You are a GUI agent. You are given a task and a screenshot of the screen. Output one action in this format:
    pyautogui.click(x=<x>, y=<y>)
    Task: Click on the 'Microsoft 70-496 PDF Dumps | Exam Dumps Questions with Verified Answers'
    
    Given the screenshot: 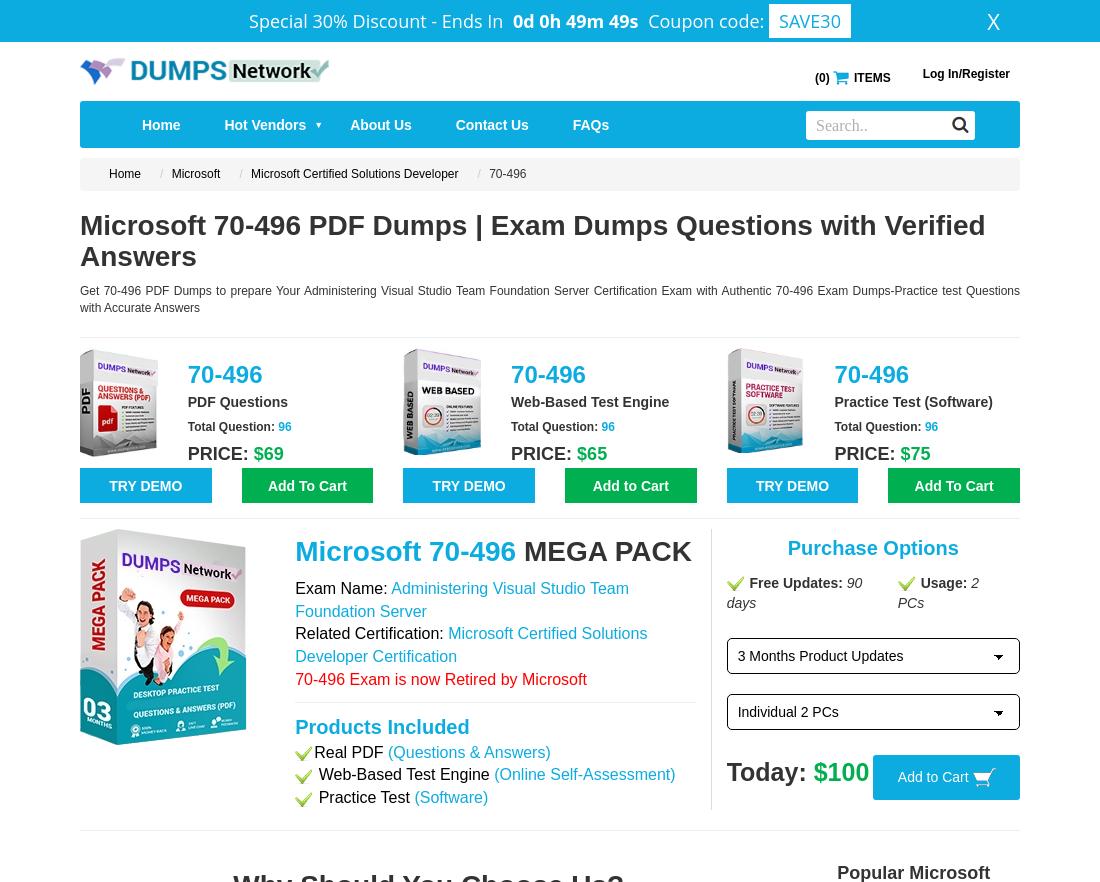 What is the action you would take?
    pyautogui.click(x=79, y=239)
    